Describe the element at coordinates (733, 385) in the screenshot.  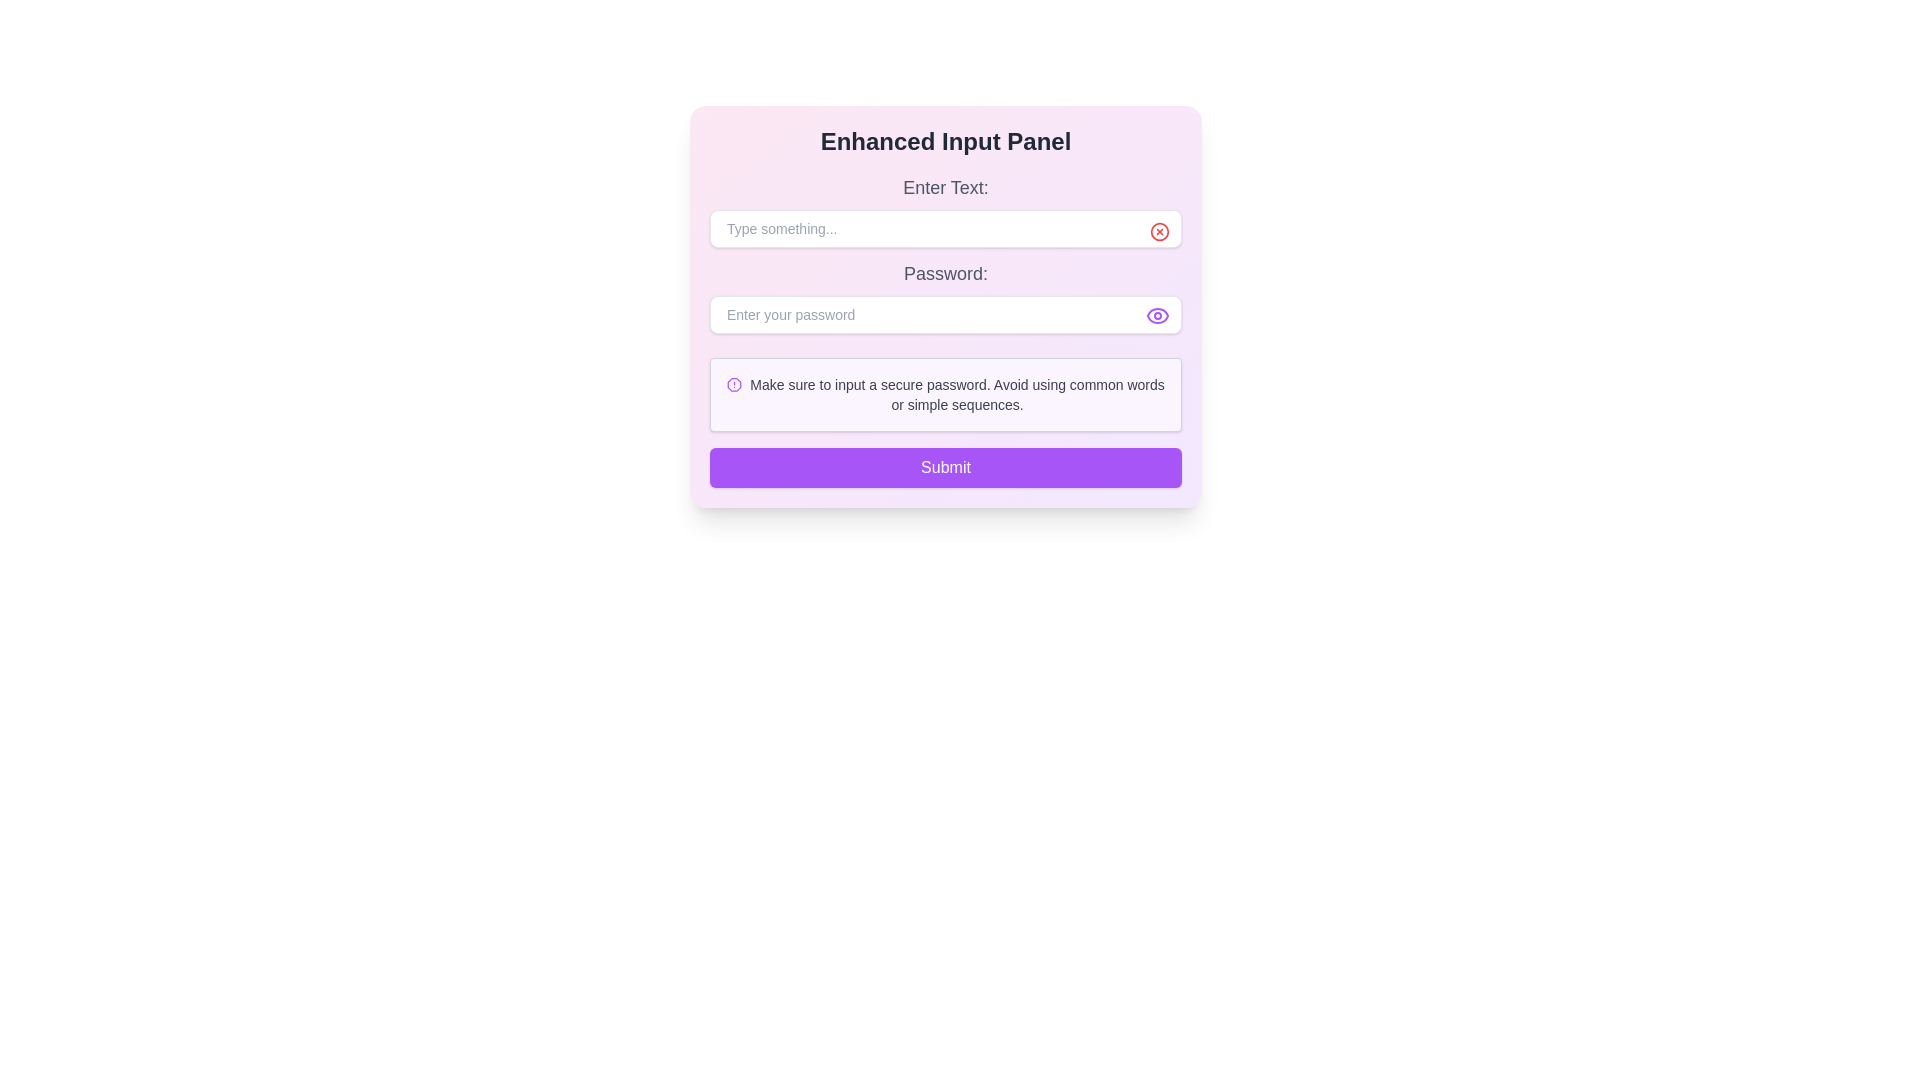
I see `the alert or warning icon located at the top-left corner of the message box below the password input field` at that location.